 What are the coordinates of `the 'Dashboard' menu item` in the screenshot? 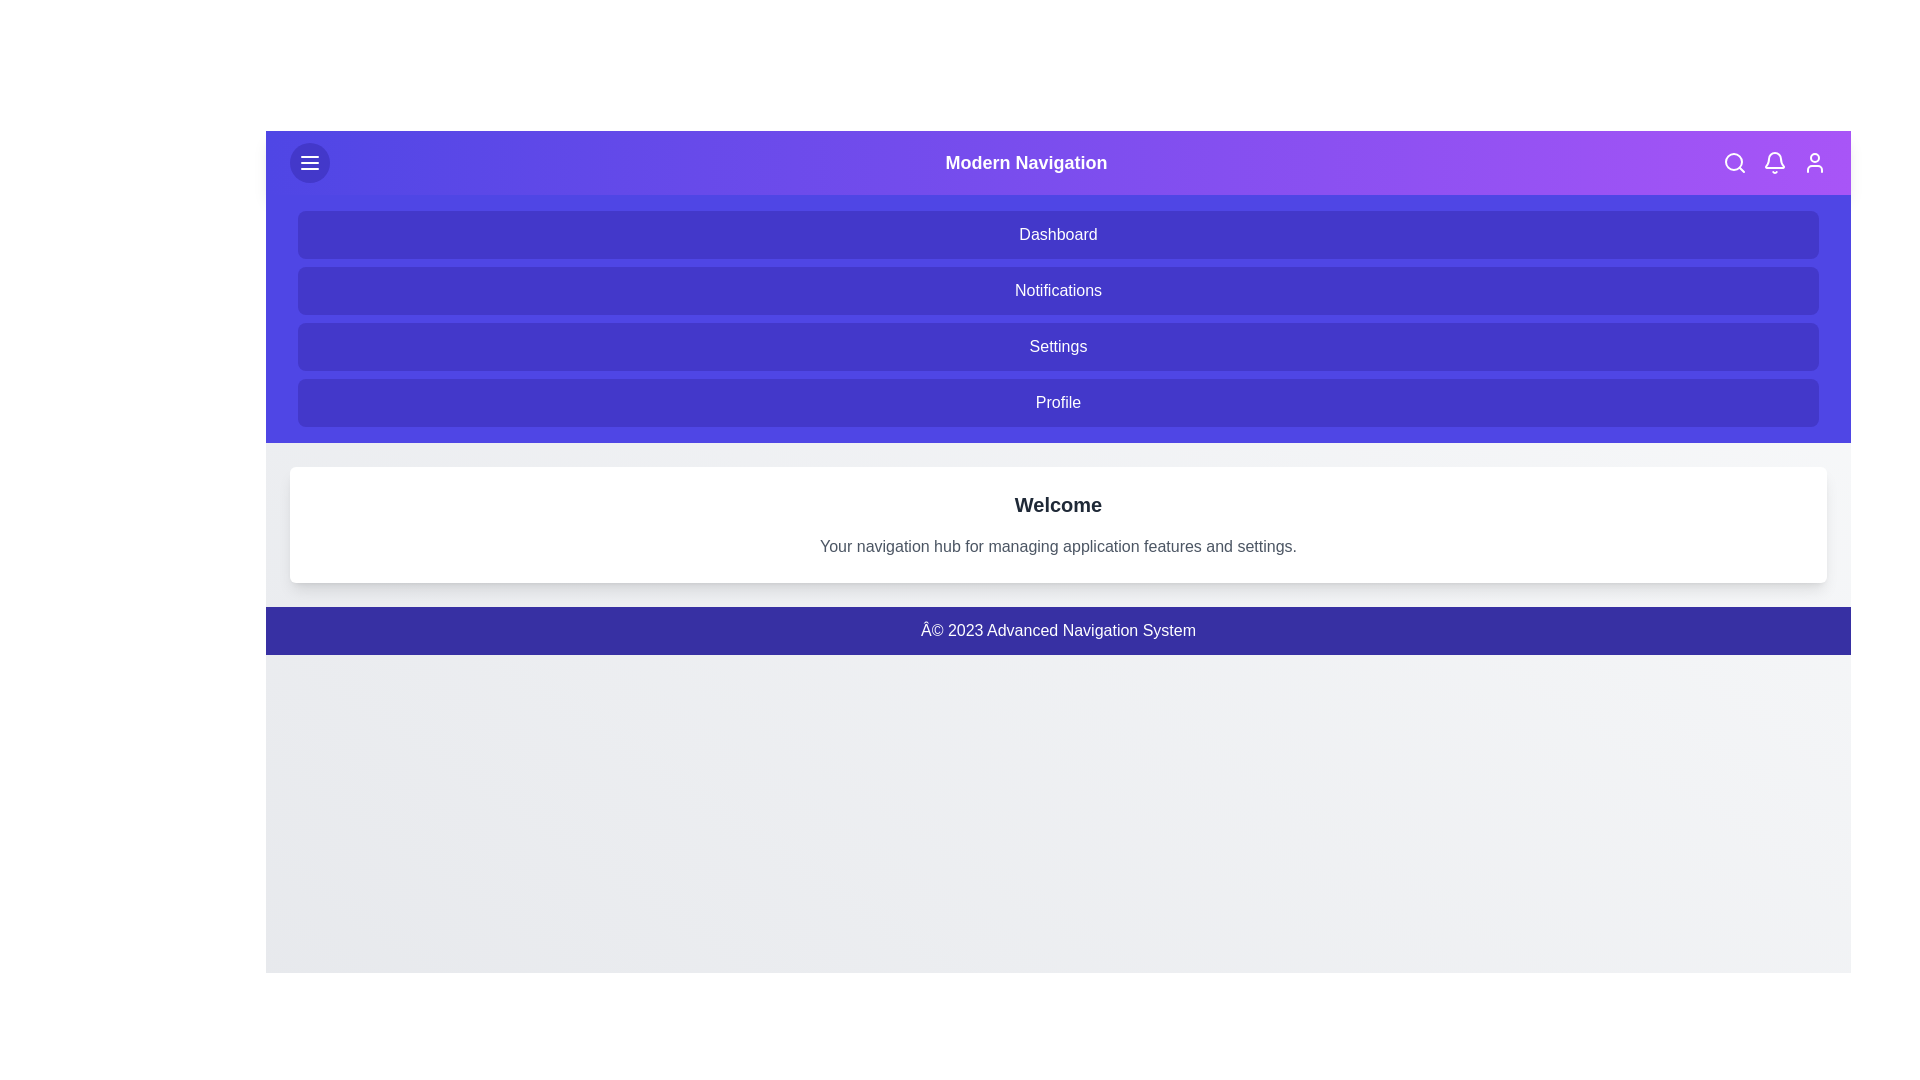 It's located at (1057, 234).